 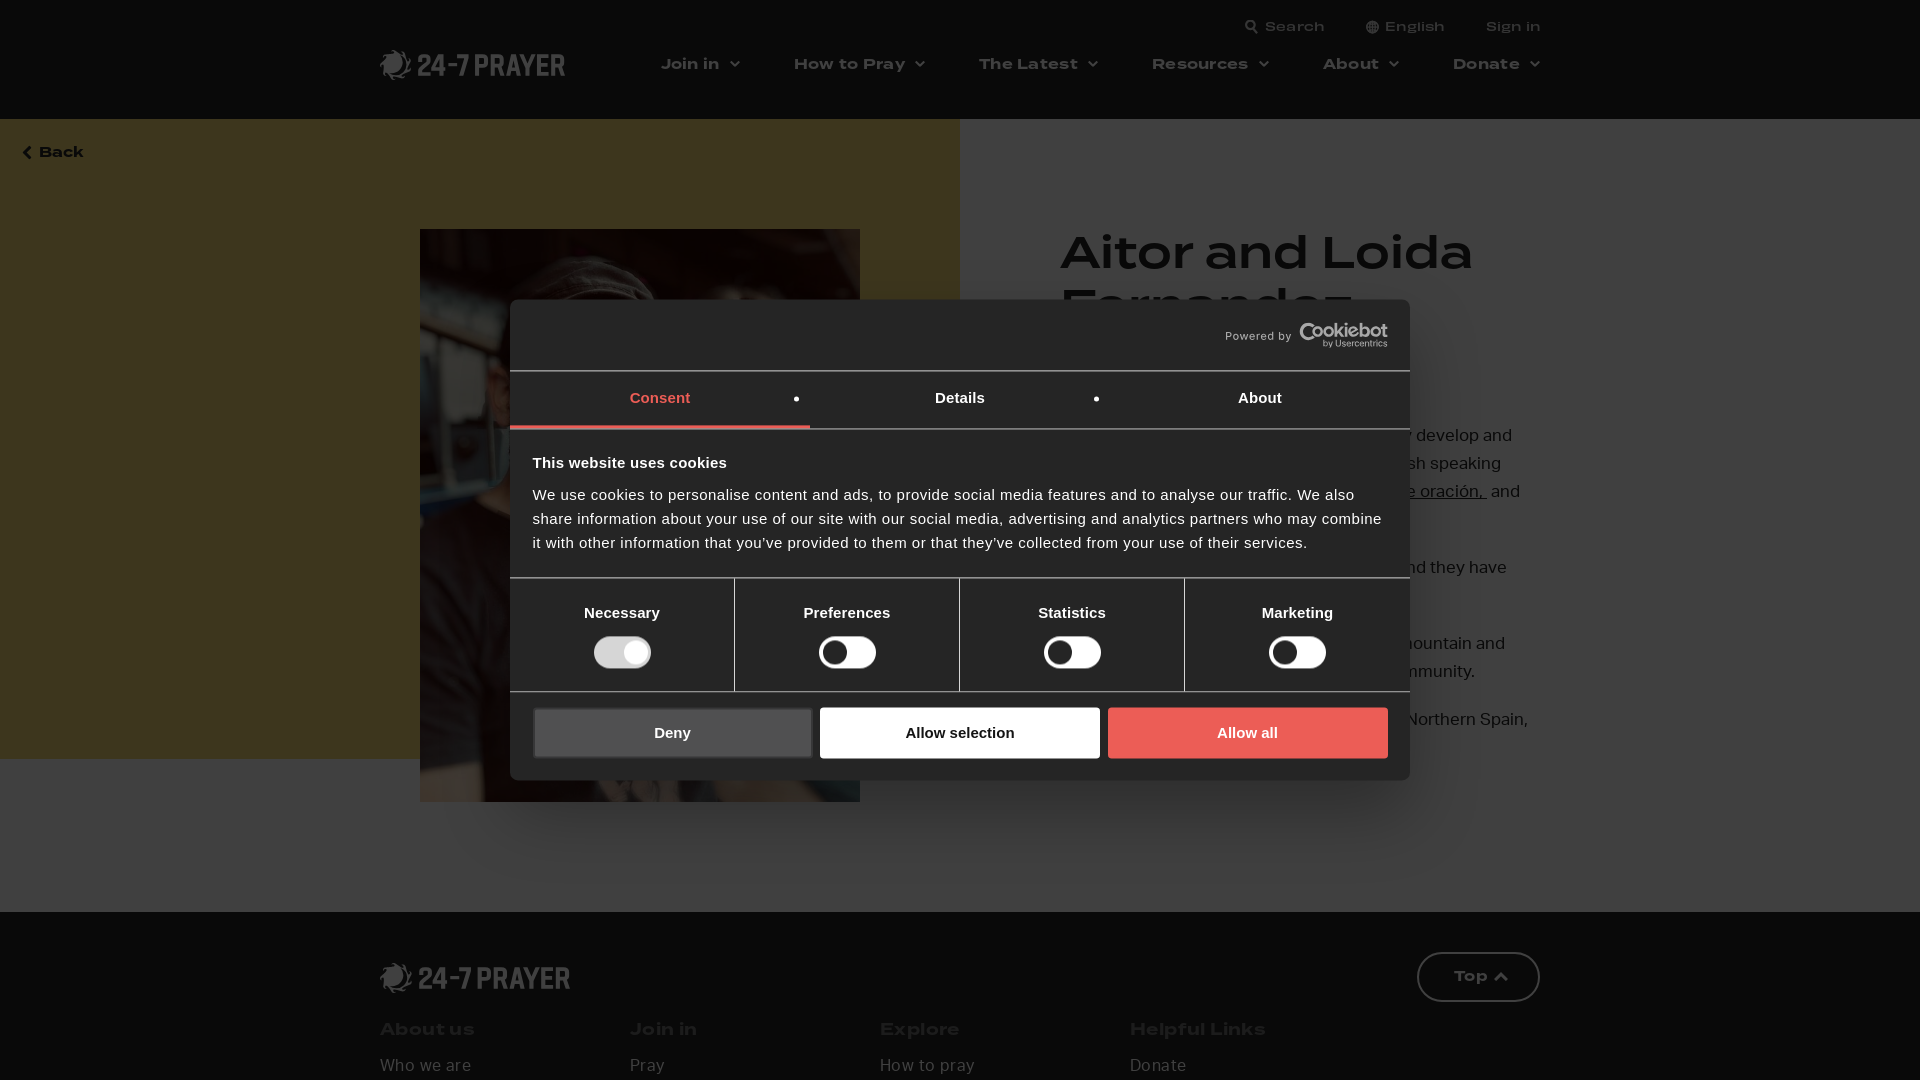 What do you see at coordinates (1247, 732) in the screenshot?
I see `'Allow all'` at bounding box center [1247, 732].